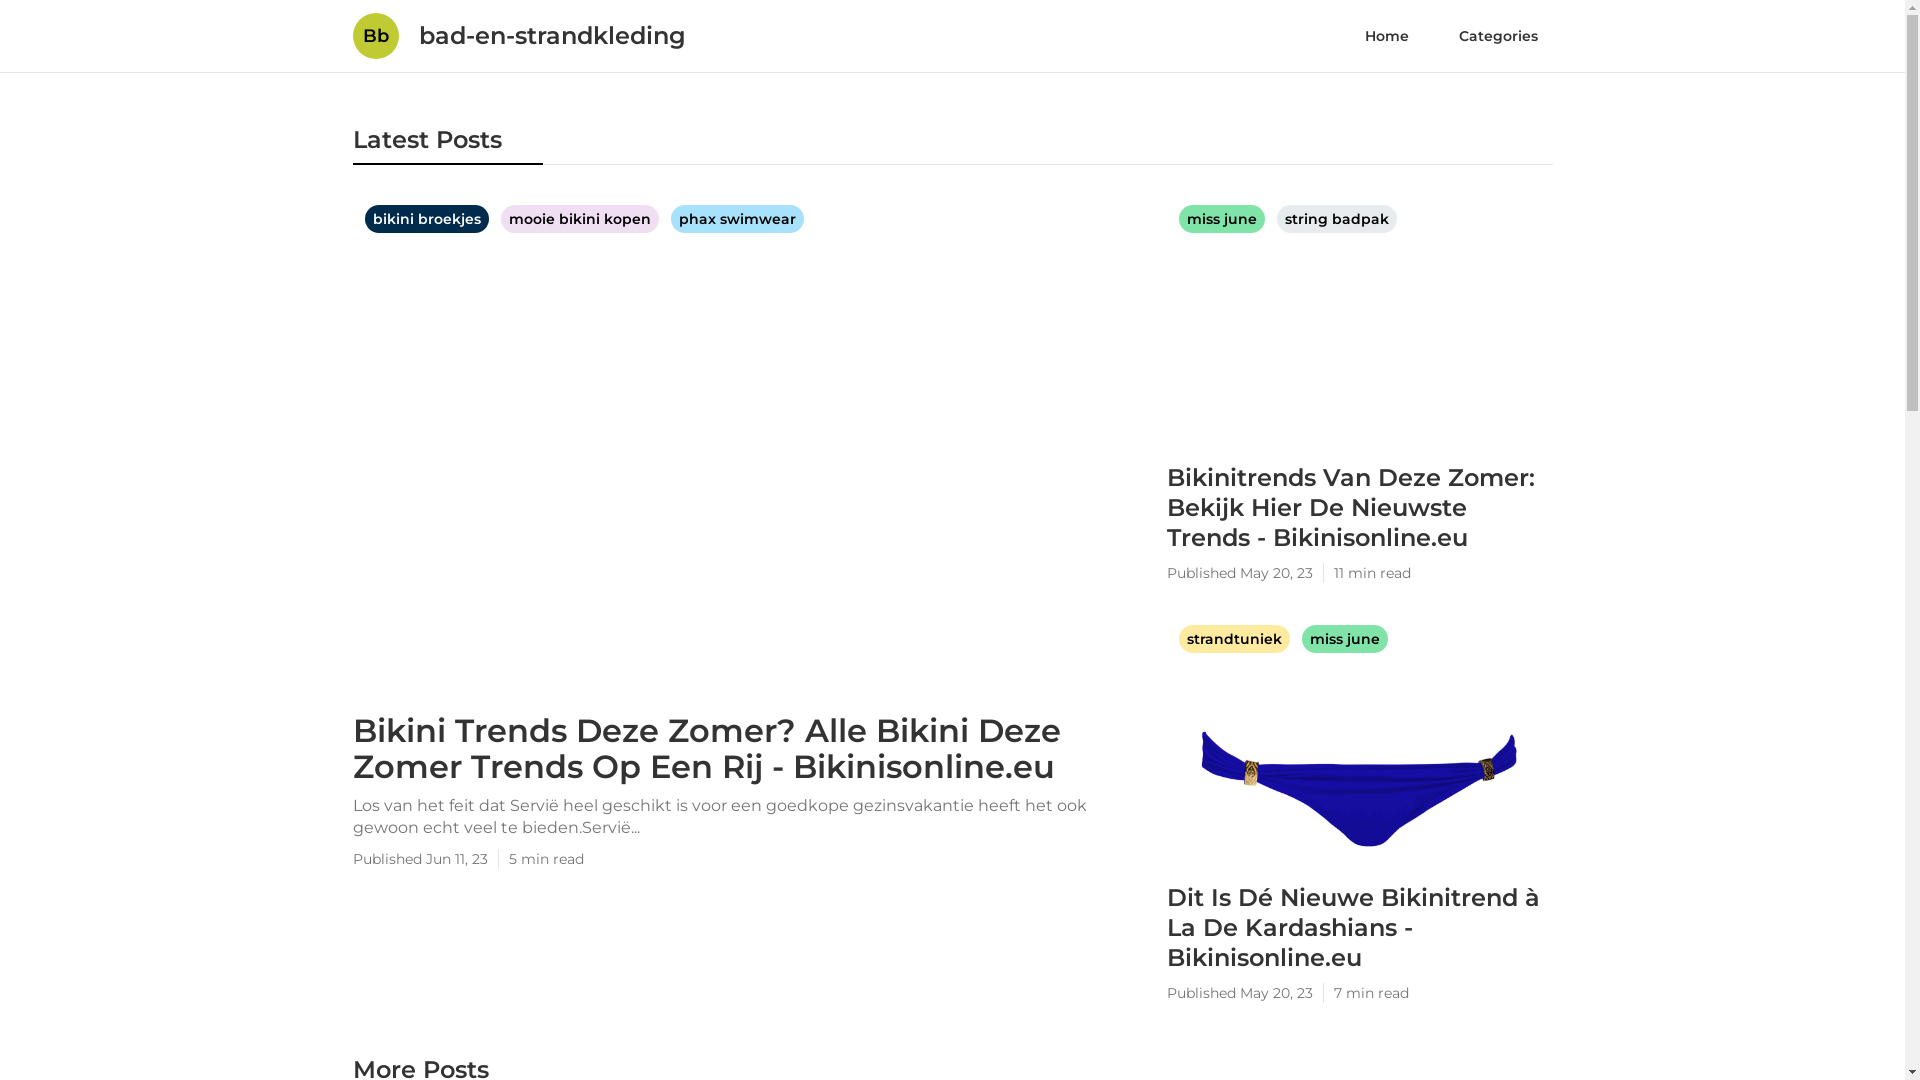  What do you see at coordinates (1222, 219) in the screenshot?
I see `'miss june'` at bounding box center [1222, 219].